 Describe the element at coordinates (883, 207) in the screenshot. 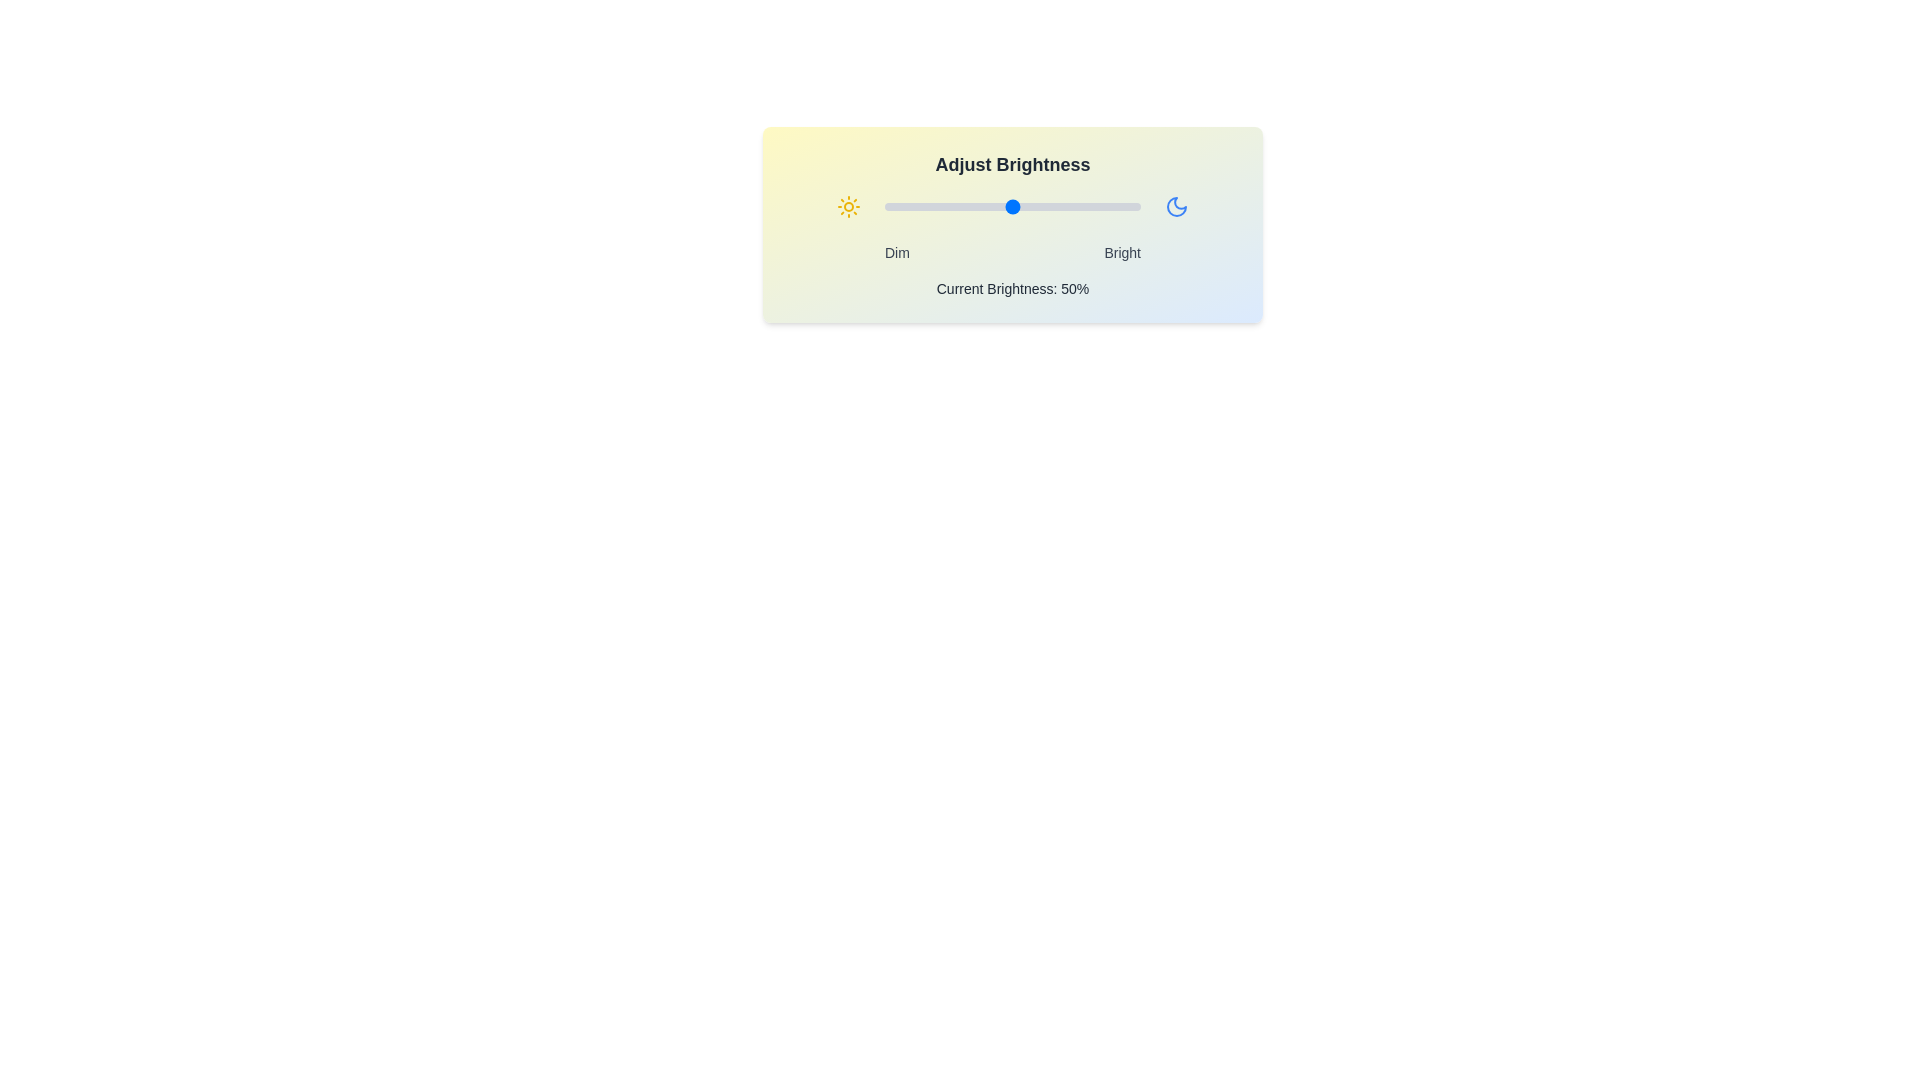

I see `the brightness to 0% by interacting with the slider` at that location.